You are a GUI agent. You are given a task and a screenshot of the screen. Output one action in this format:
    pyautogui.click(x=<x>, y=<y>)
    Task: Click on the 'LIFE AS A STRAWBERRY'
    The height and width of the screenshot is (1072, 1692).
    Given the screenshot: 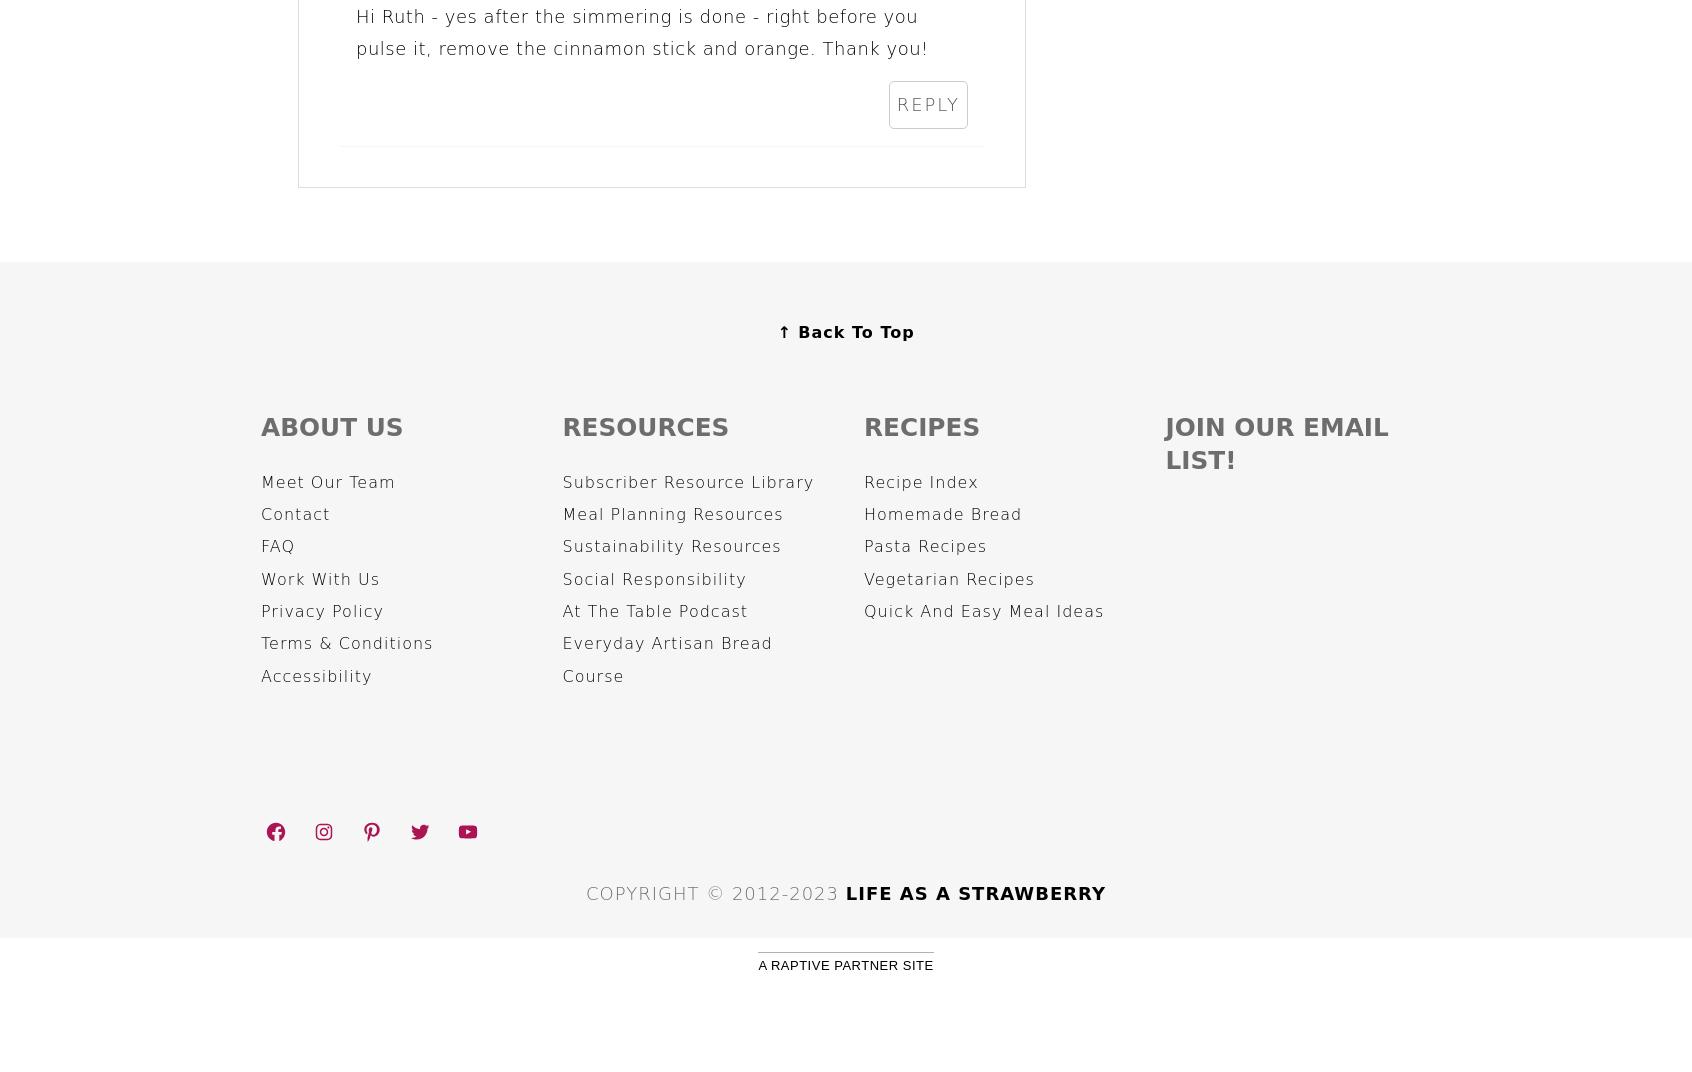 What is the action you would take?
    pyautogui.click(x=975, y=893)
    